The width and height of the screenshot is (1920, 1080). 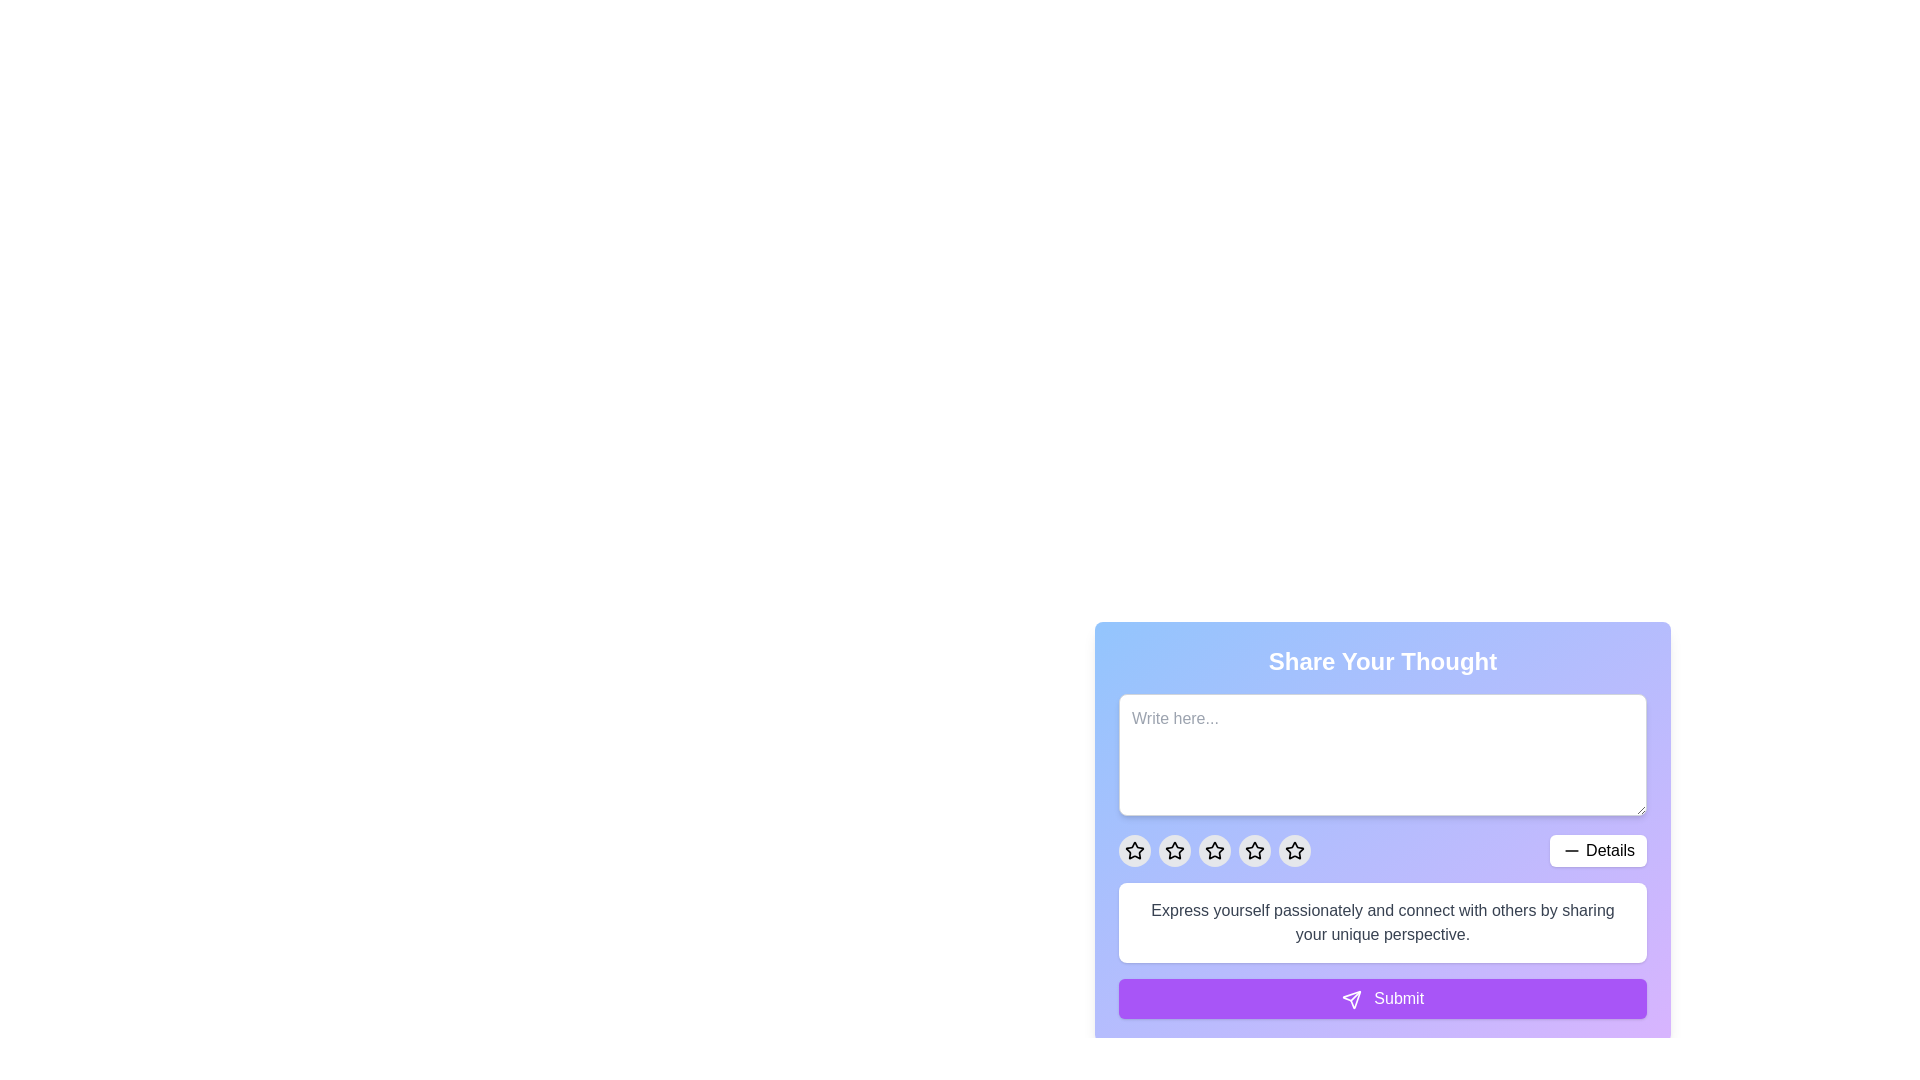 I want to click on the 'Submit' button with a bright purple background and white text for accessibility navigation, so click(x=1381, y=999).